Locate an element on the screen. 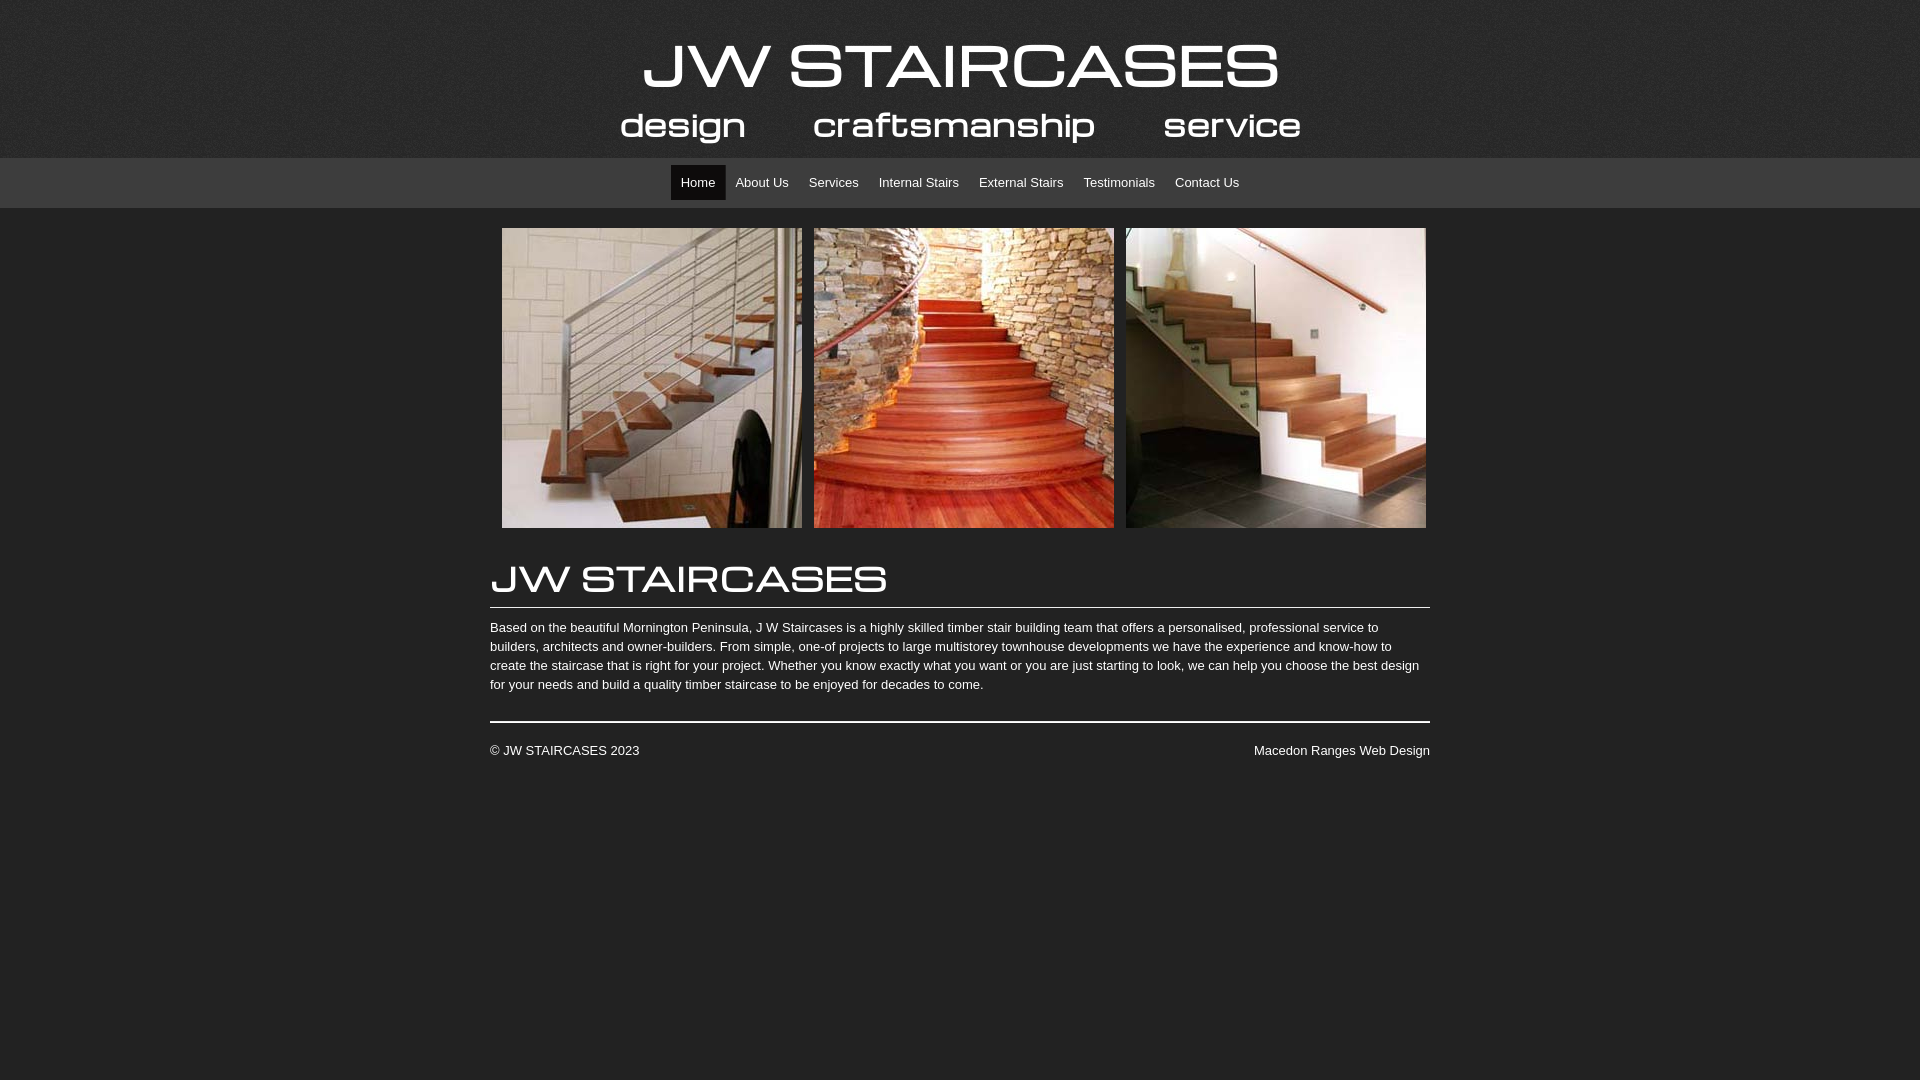  'Contact Us' is located at coordinates (1205, 182).